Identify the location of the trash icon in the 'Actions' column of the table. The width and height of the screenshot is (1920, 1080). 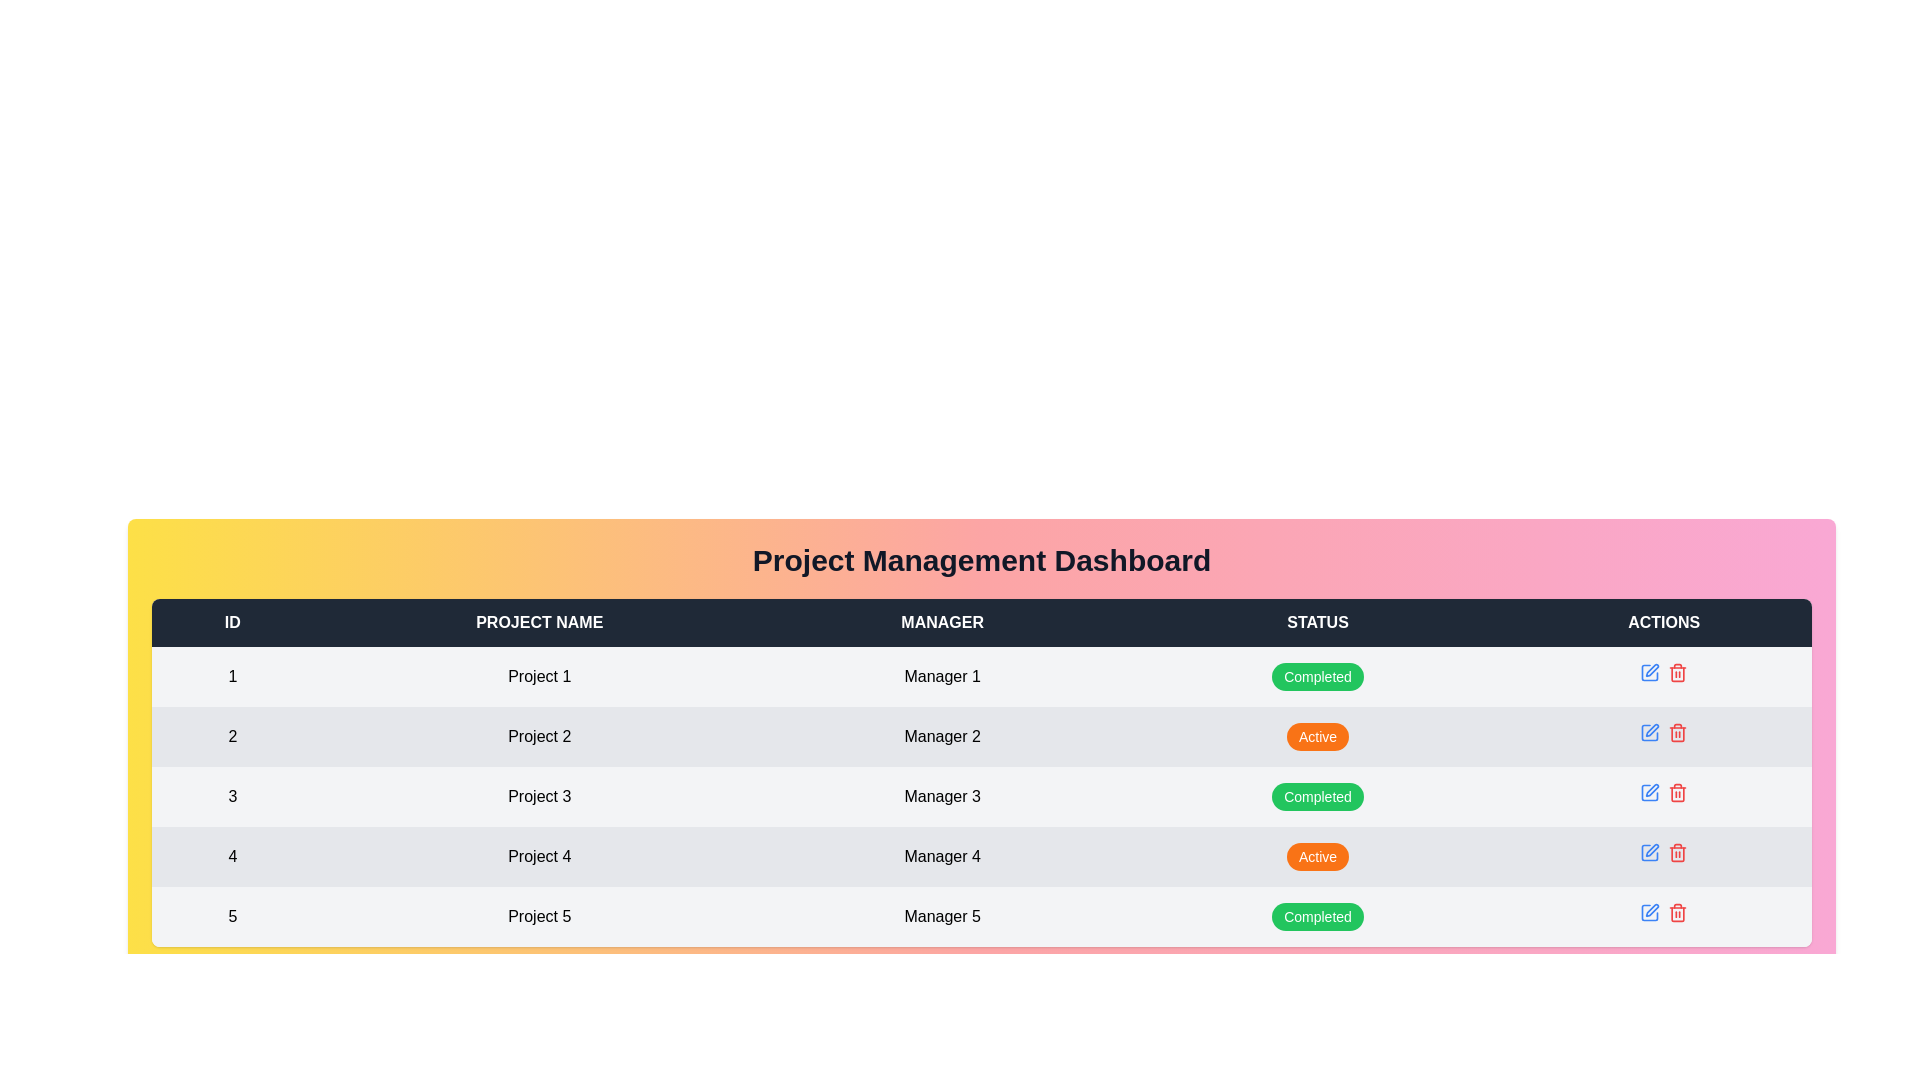
(1678, 674).